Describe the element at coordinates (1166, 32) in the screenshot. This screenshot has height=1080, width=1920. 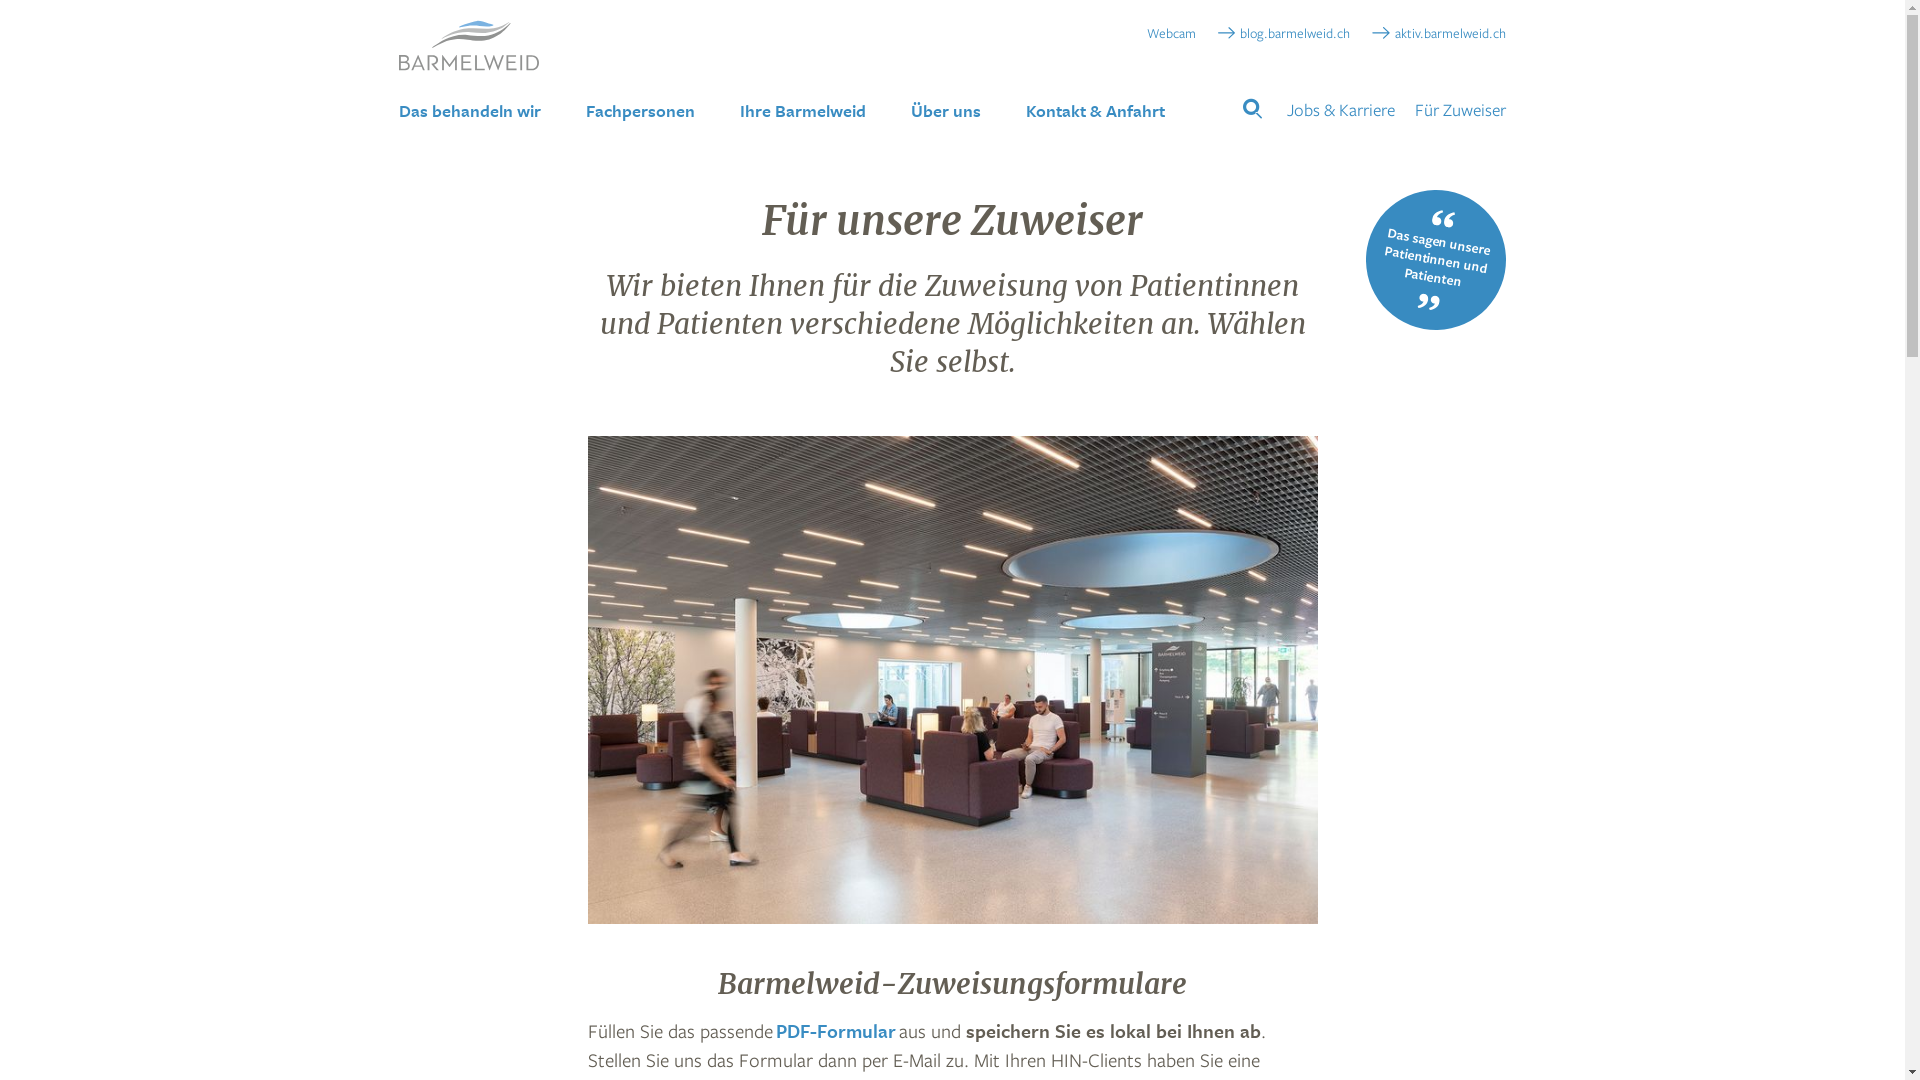
I see `'Webcam'` at that location.